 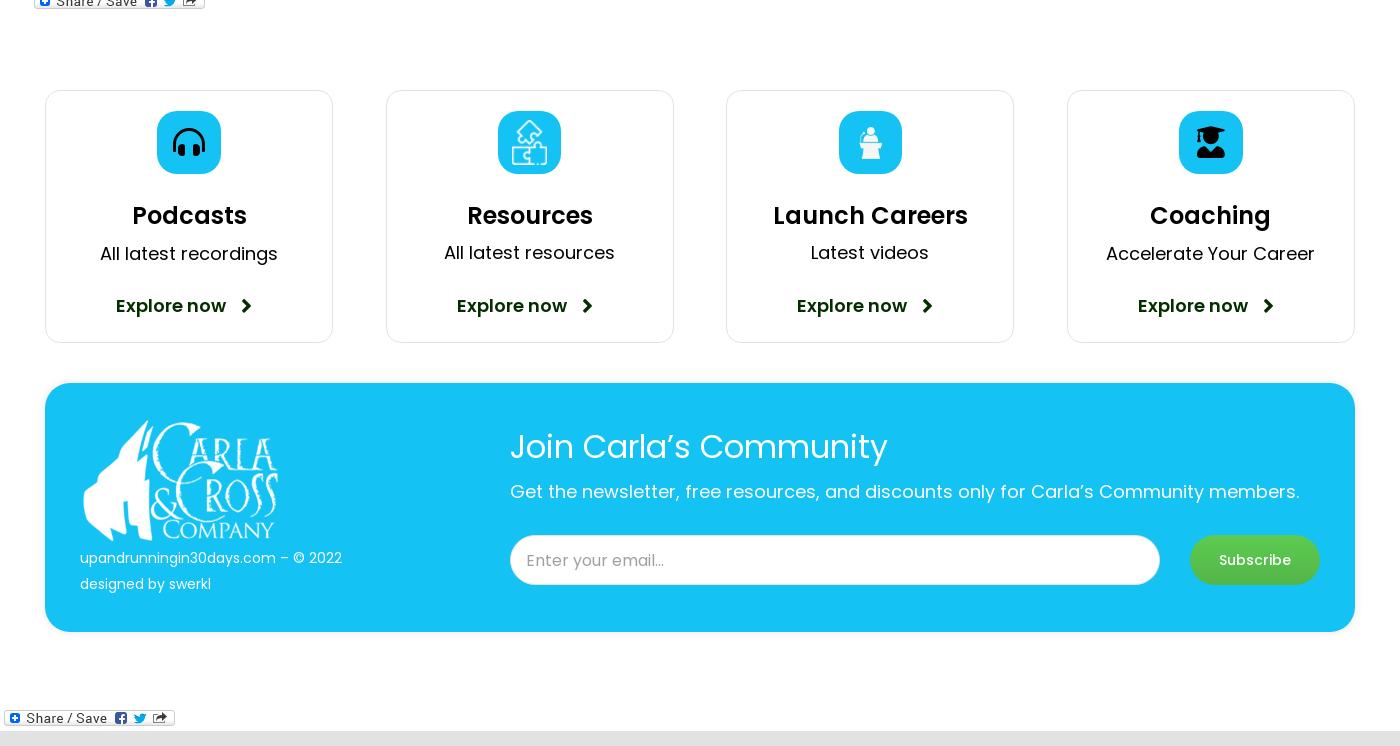 I want to click on 'Resources', so click(x=529, y=214).